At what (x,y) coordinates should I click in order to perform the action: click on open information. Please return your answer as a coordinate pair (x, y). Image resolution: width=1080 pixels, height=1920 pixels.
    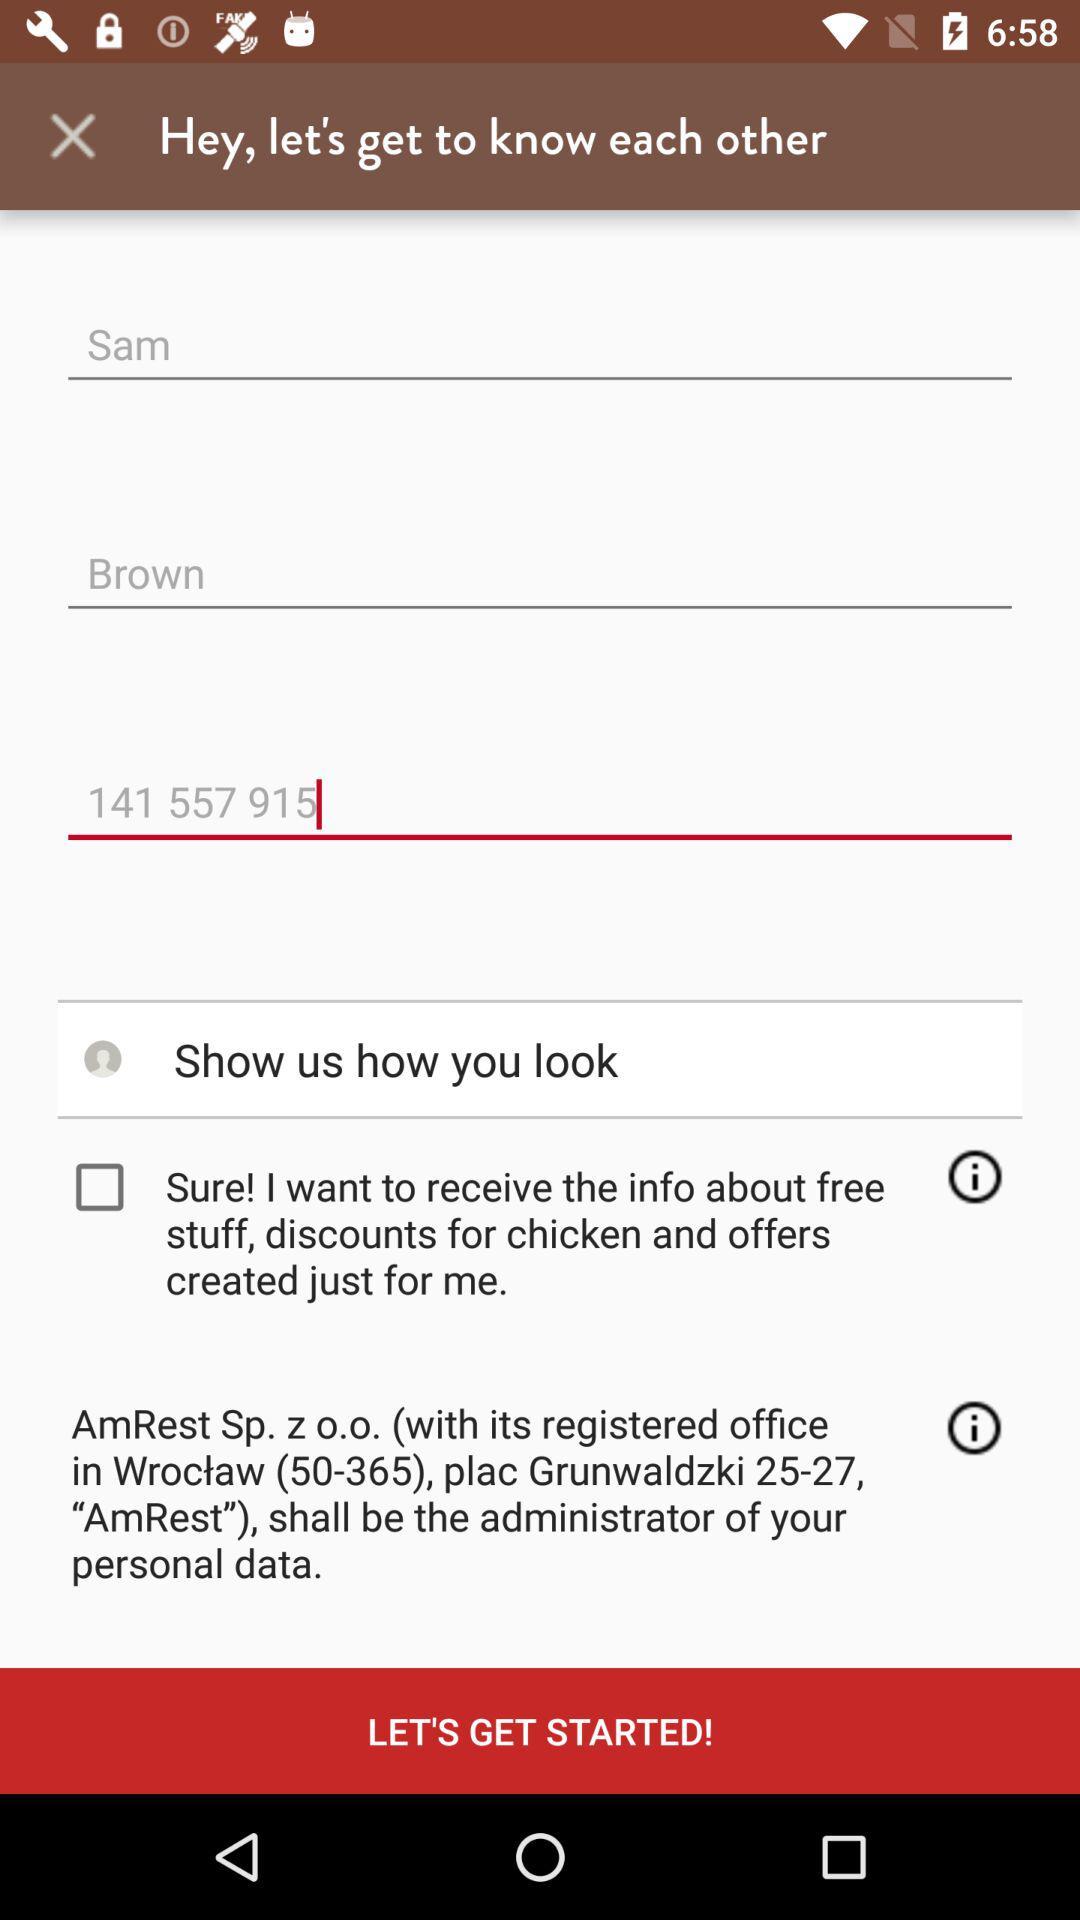
    Looking at the image, I should click on (973, 1176).